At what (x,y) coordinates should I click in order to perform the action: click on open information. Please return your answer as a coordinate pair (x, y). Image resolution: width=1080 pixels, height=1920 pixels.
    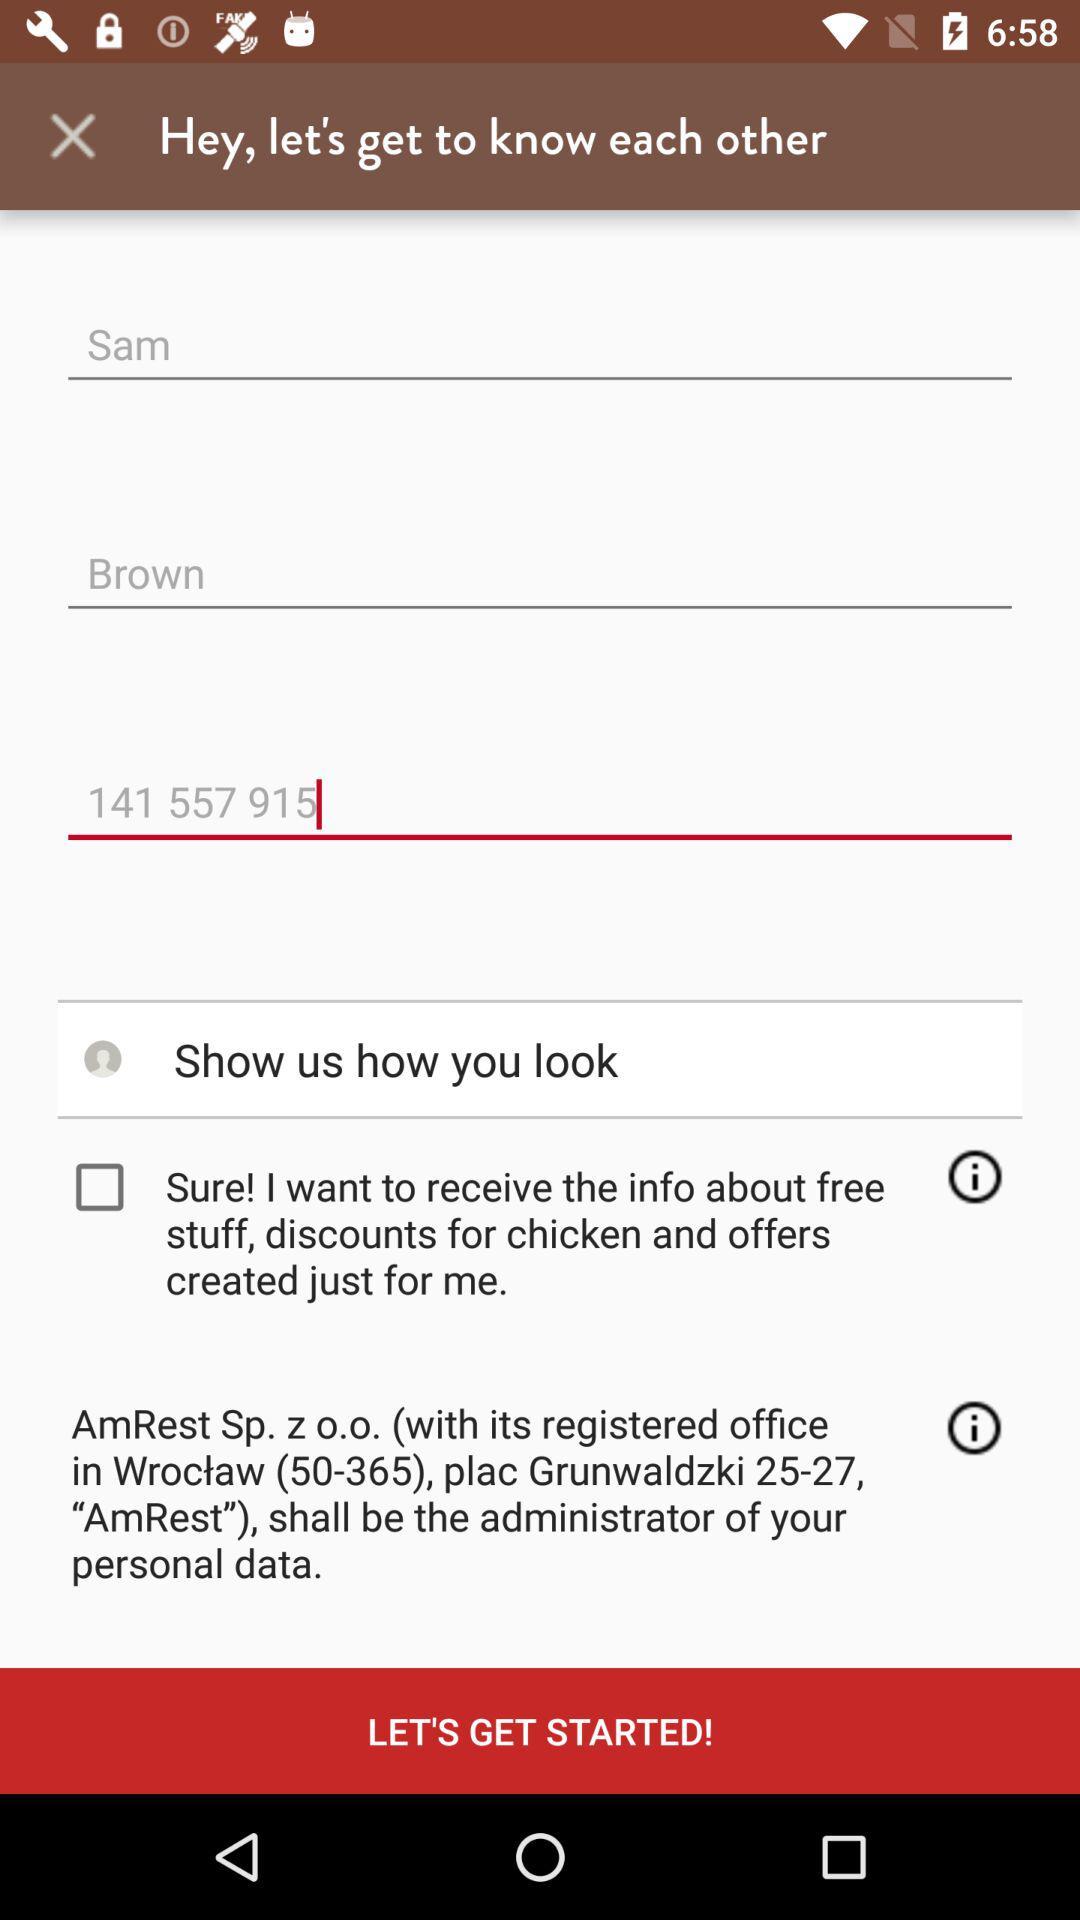
    Looking at the image, I should click on (973, 1176).